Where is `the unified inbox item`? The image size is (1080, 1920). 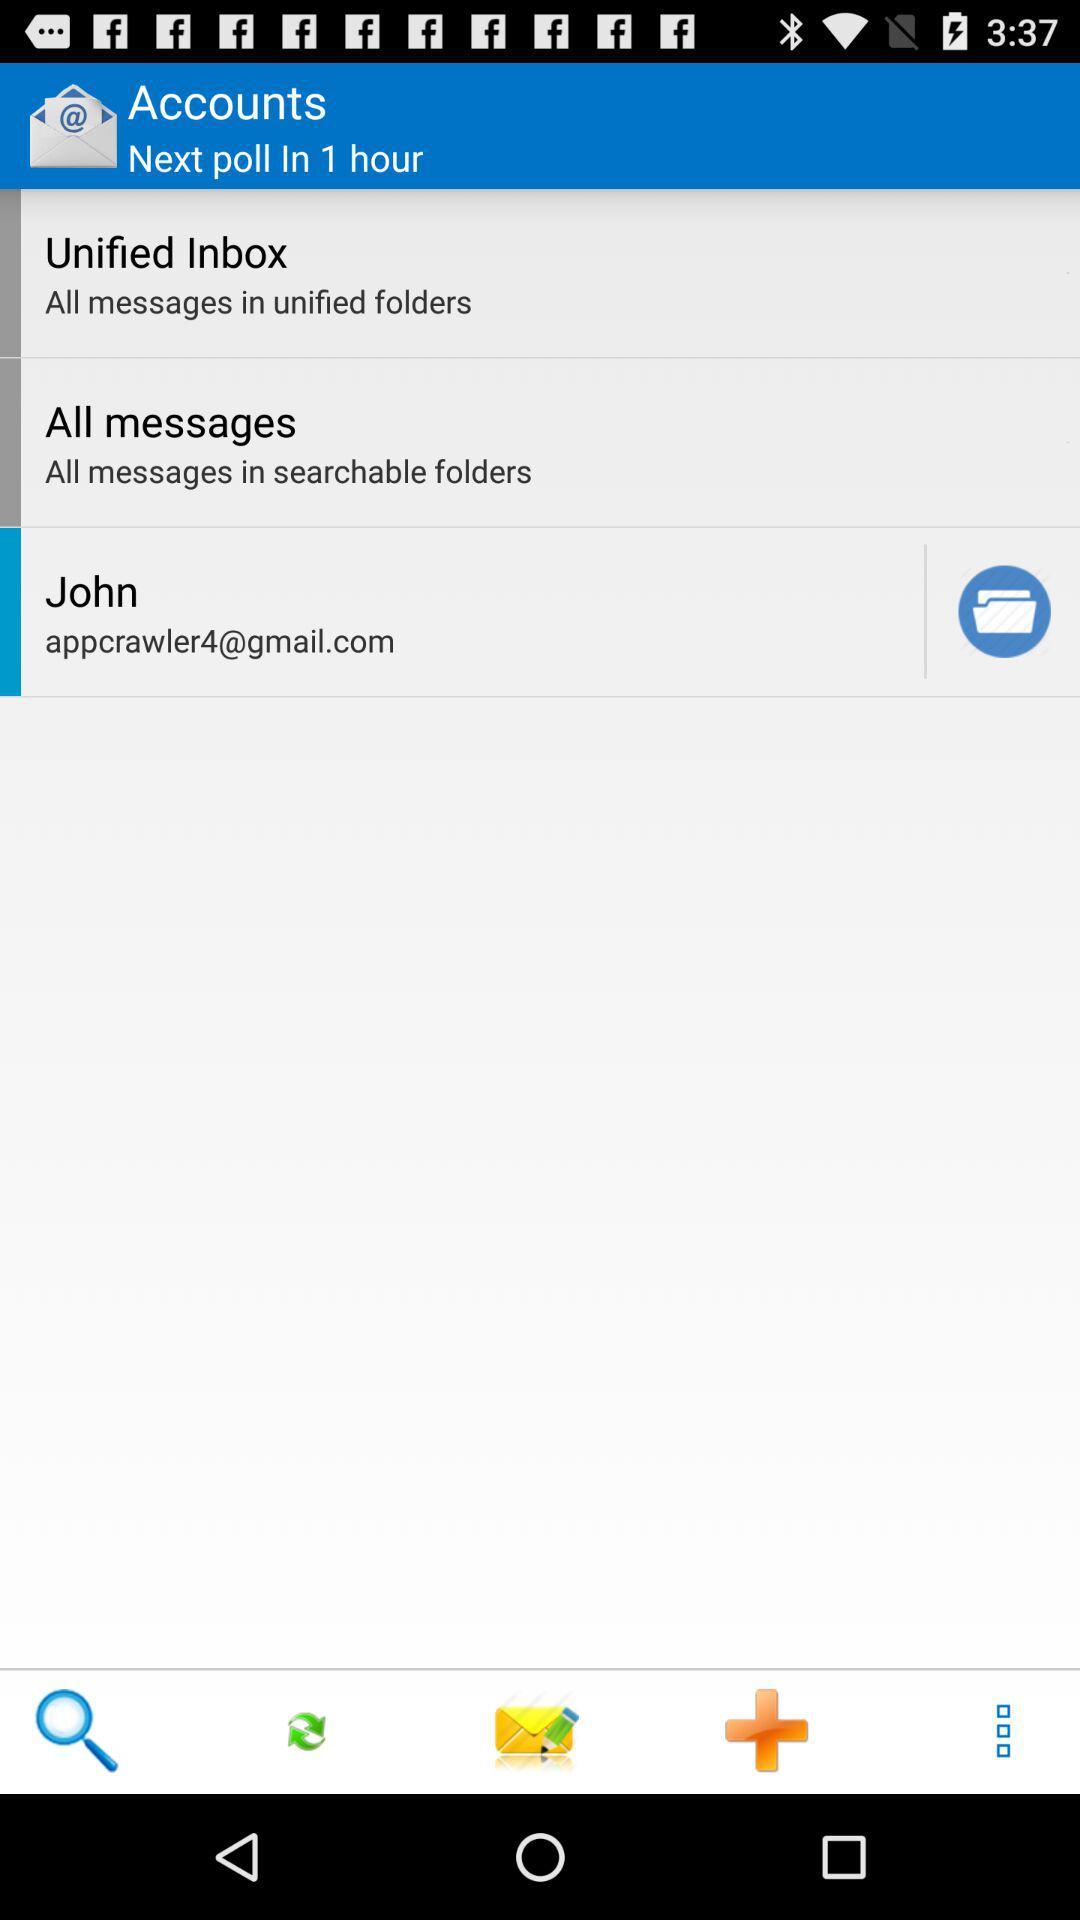 the unified inbox item is located at coordinates (550, 250).